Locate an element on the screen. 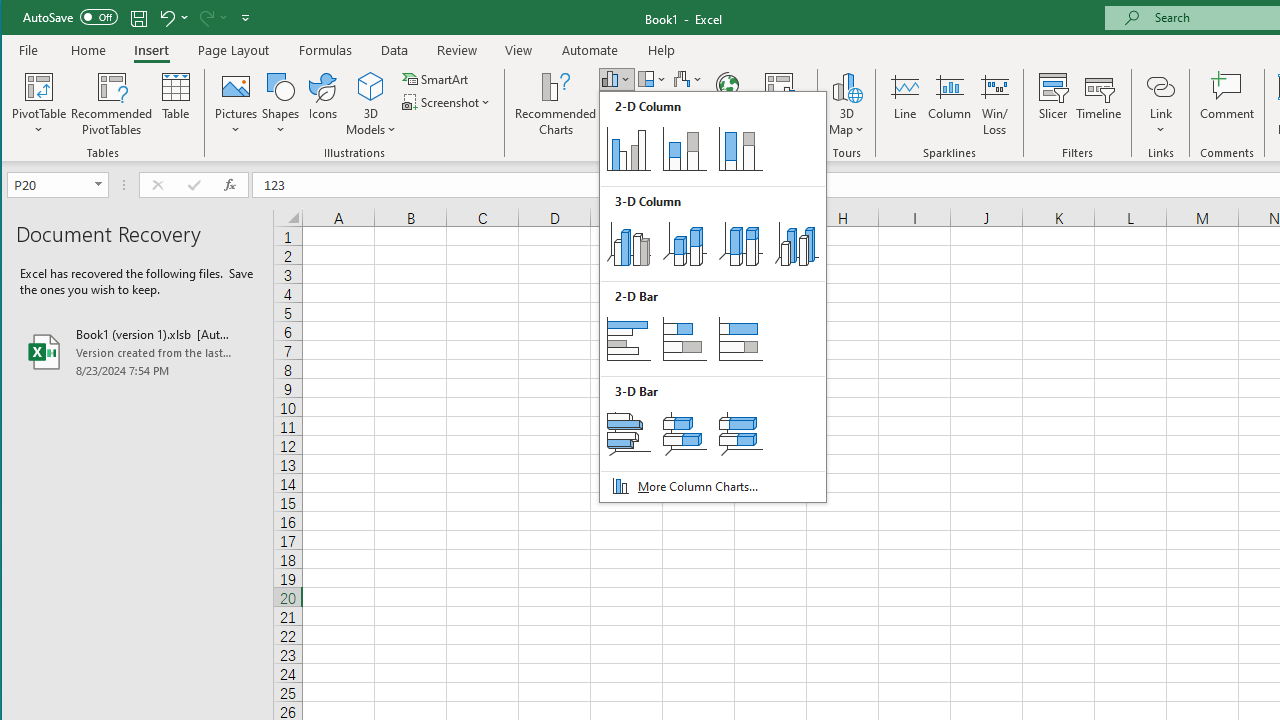 The height and width of the screenshot is (720, 1280). 'Win/Loss' is located at coordinates (995, 104).